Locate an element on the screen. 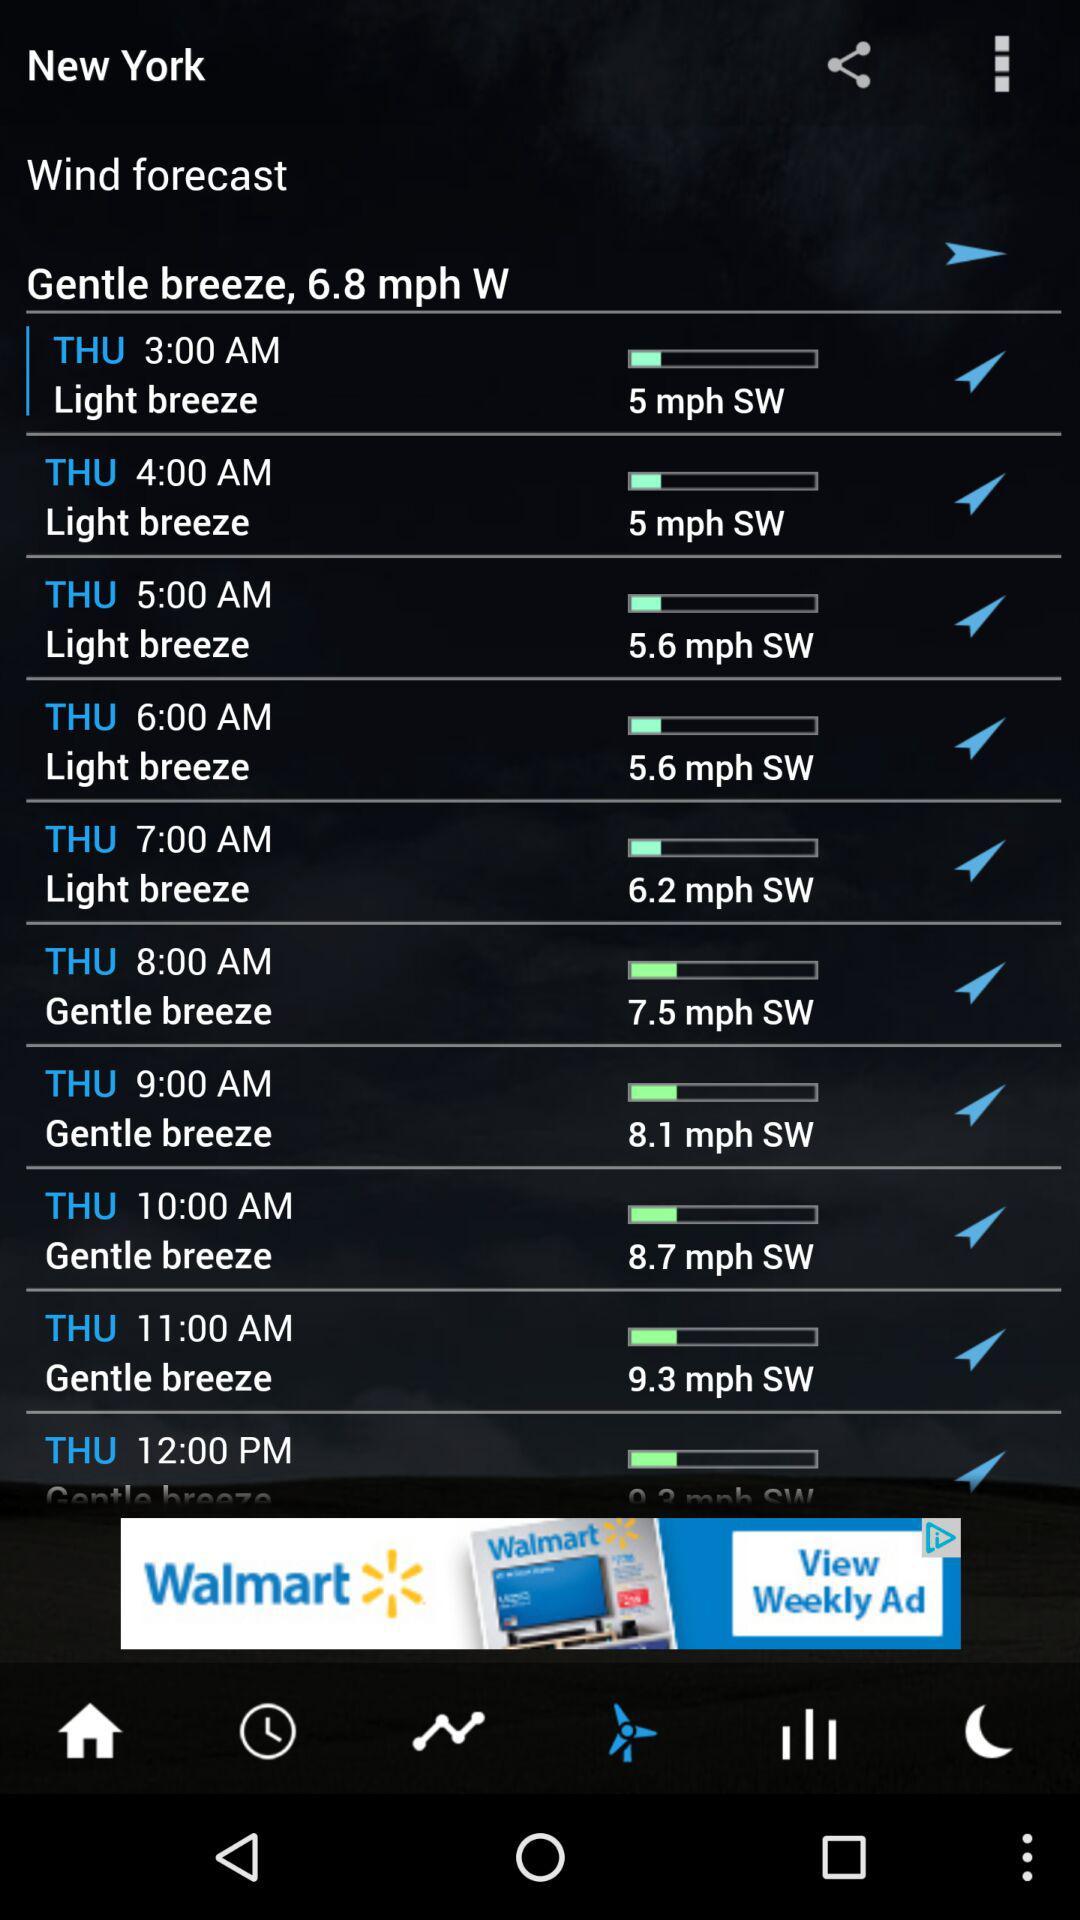 This screenshot has width=1080, height=1920. shows half moon symbol is located at coordinates (990, 1728).